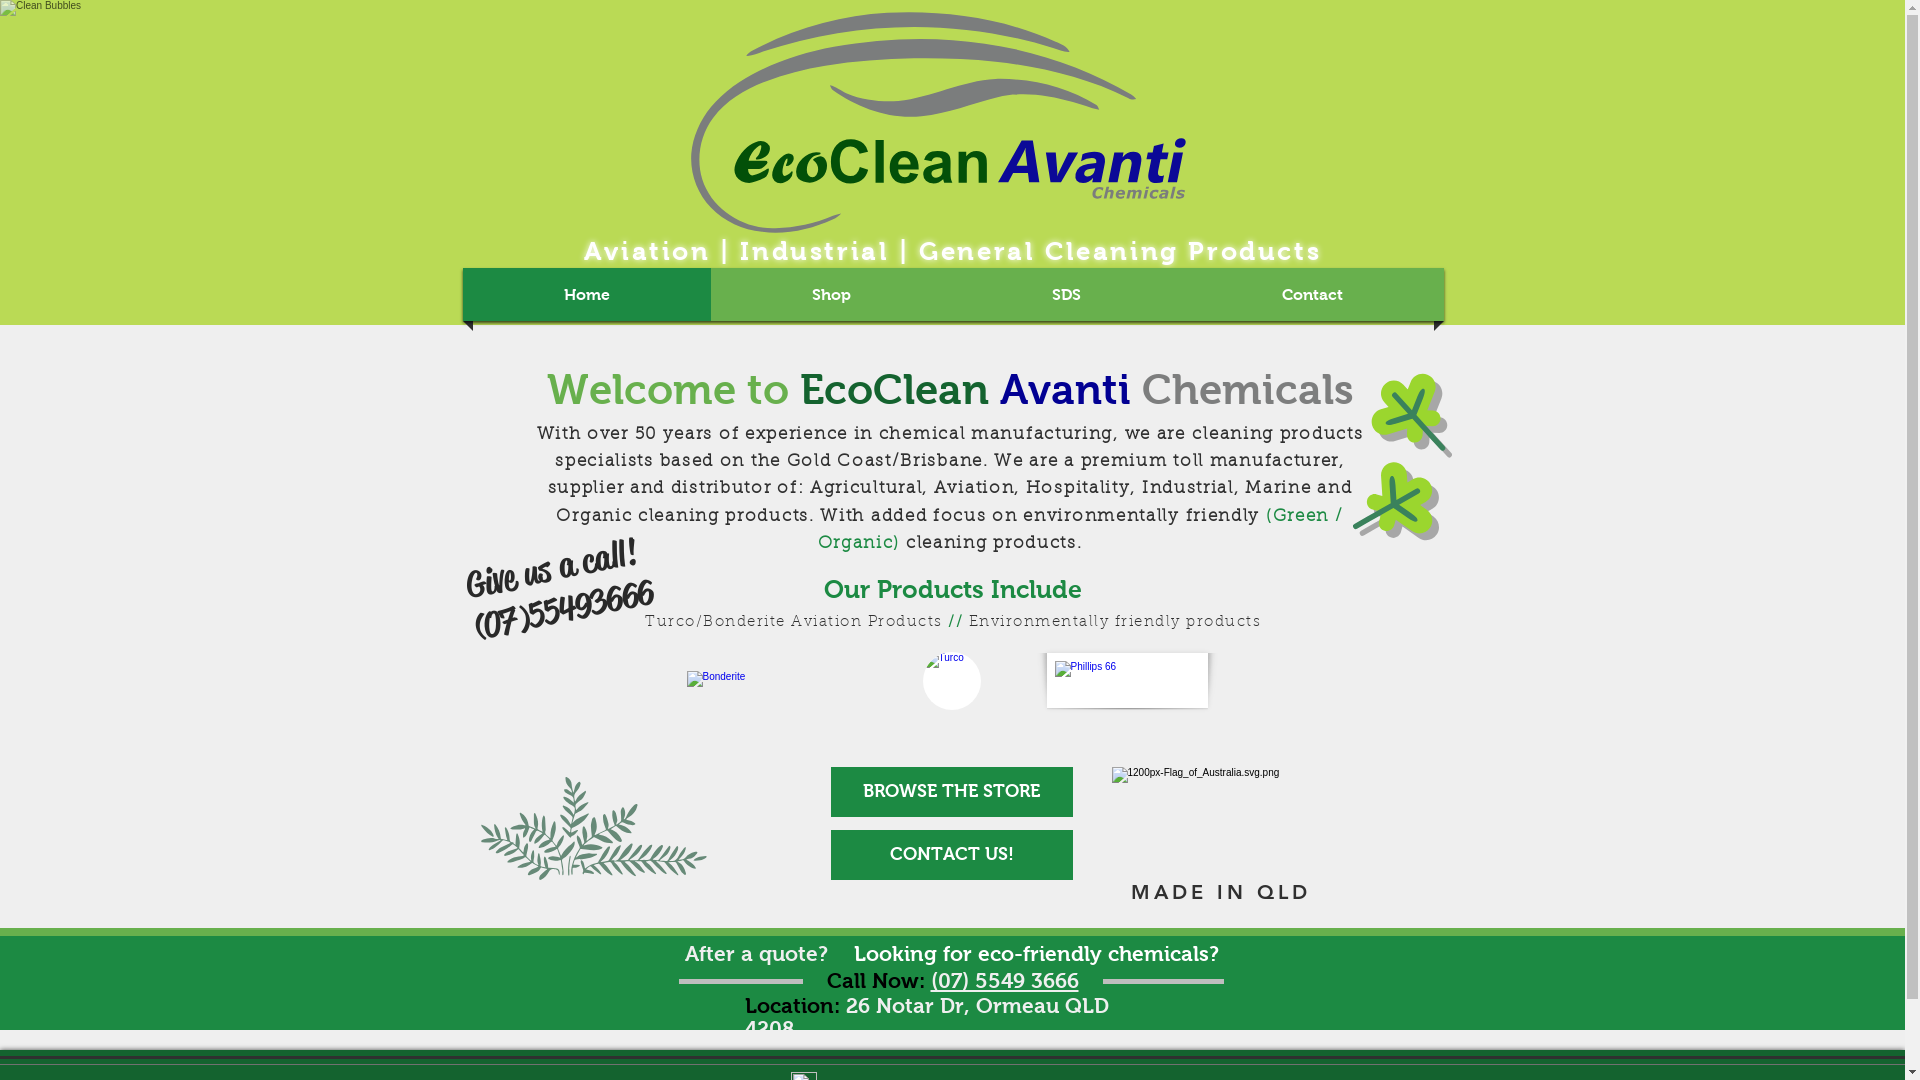  I want to click on 'CONTACT US!', so click(949, 855).